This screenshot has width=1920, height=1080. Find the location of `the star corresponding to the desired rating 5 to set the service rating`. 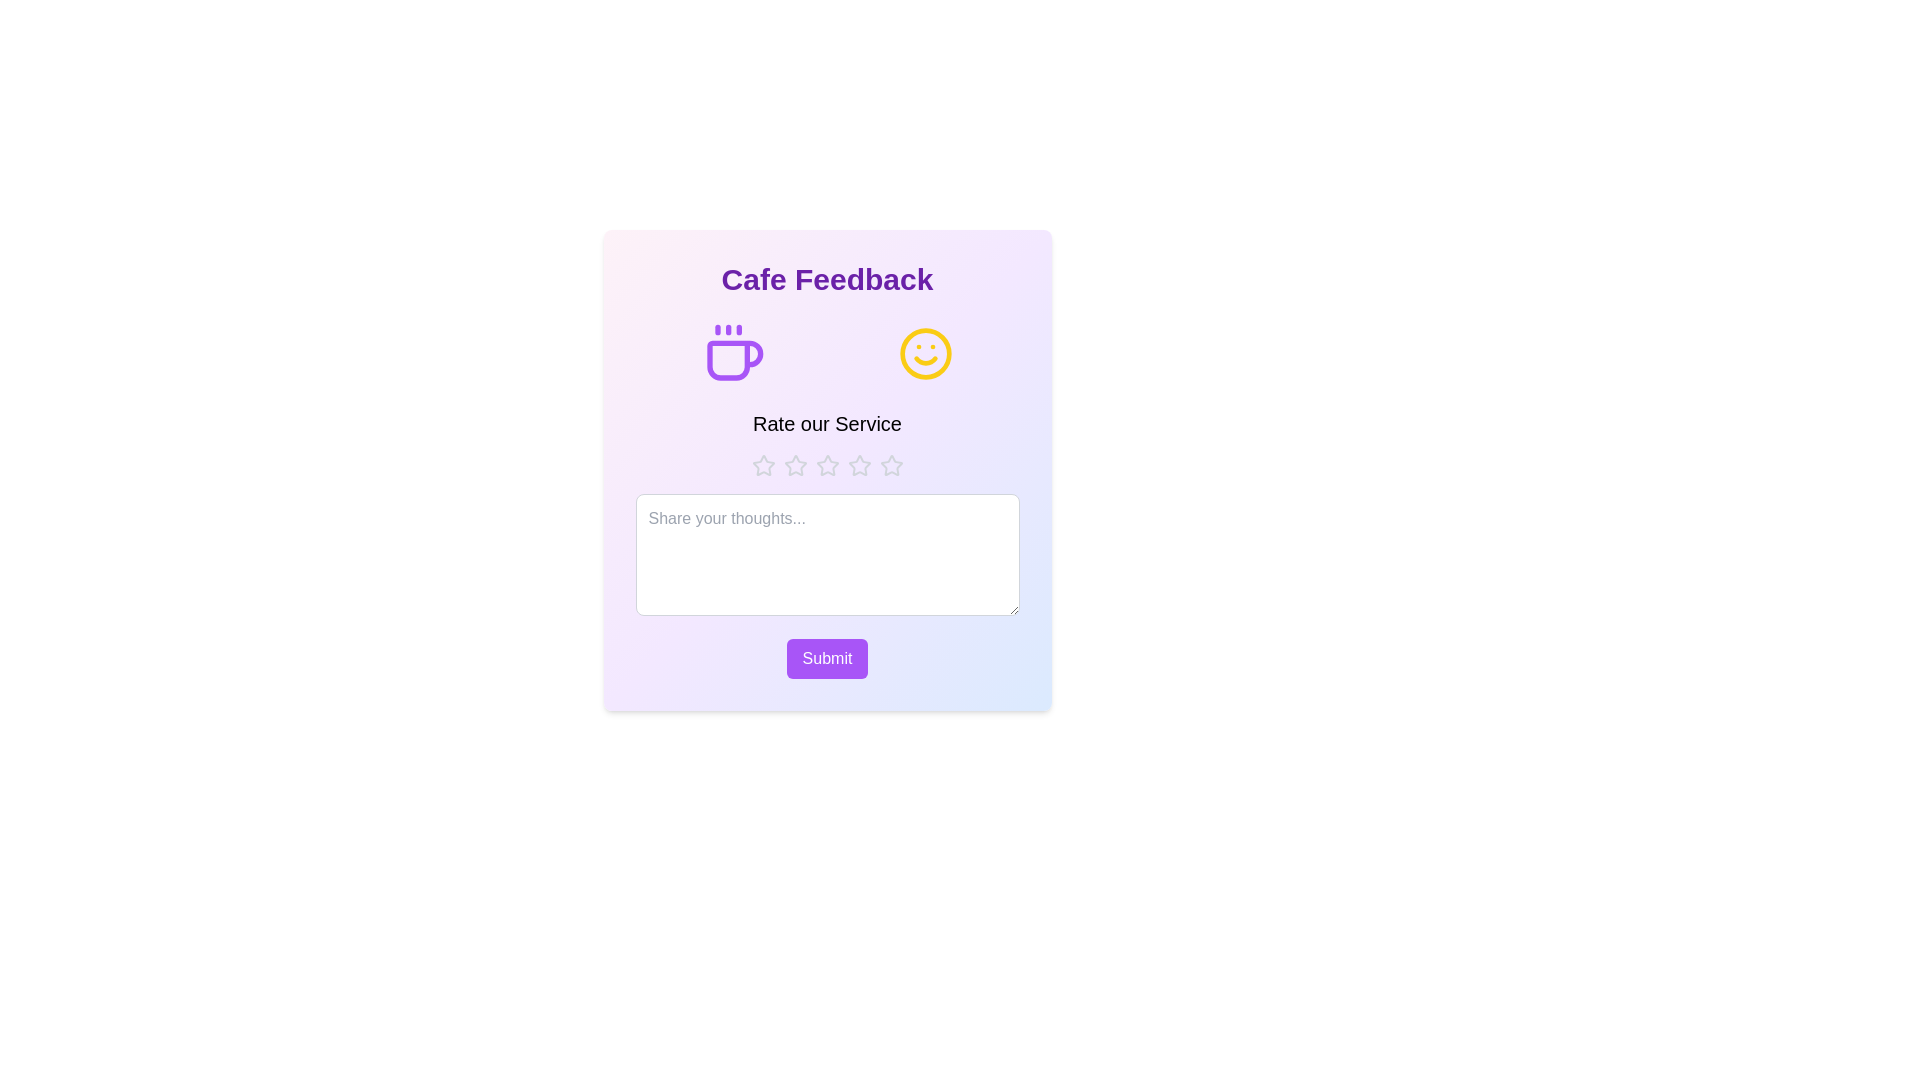

the star corresponding to the desired rating 5 to set the service rating is located at coordinates (890, 466).